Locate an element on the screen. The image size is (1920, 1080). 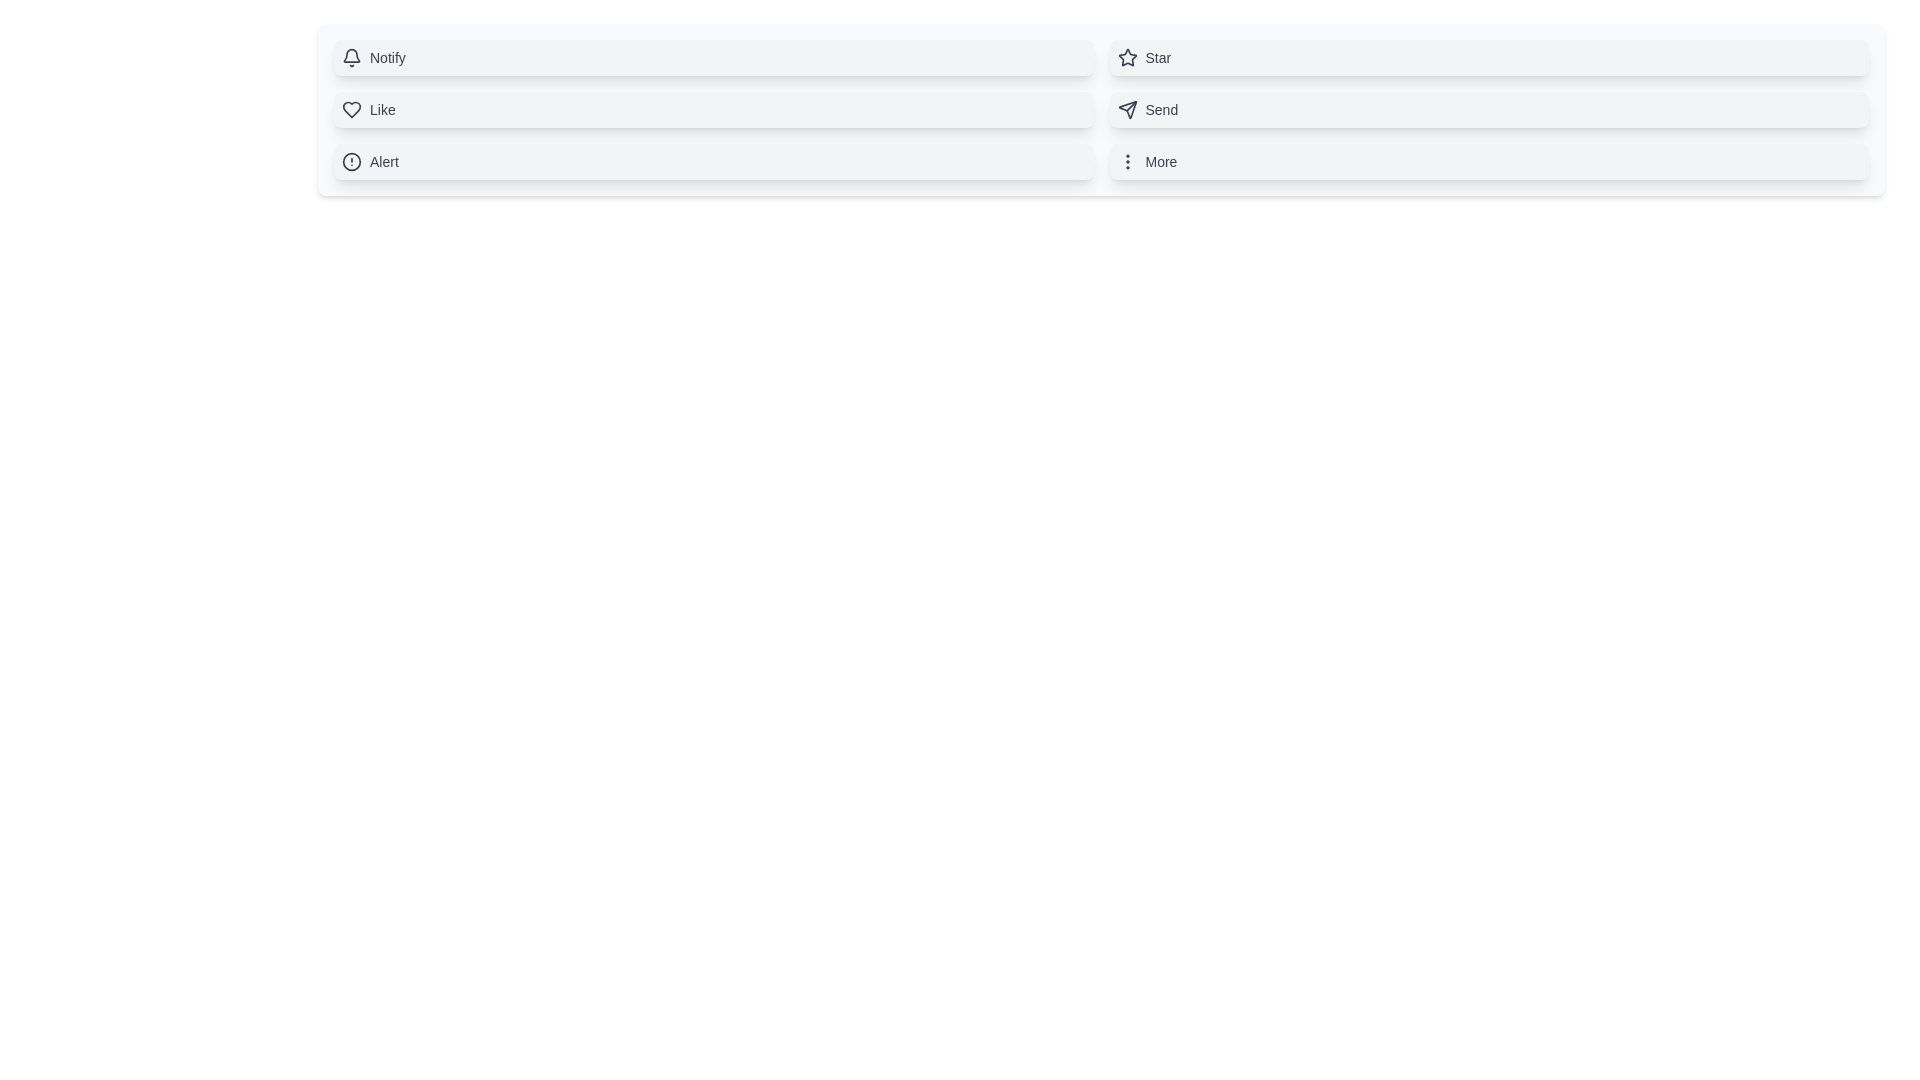
the appearance of the paper plane icon located within the 'Send' button on the right side, which is styled in a gray stroke design is located at coordinates (1127, 110).